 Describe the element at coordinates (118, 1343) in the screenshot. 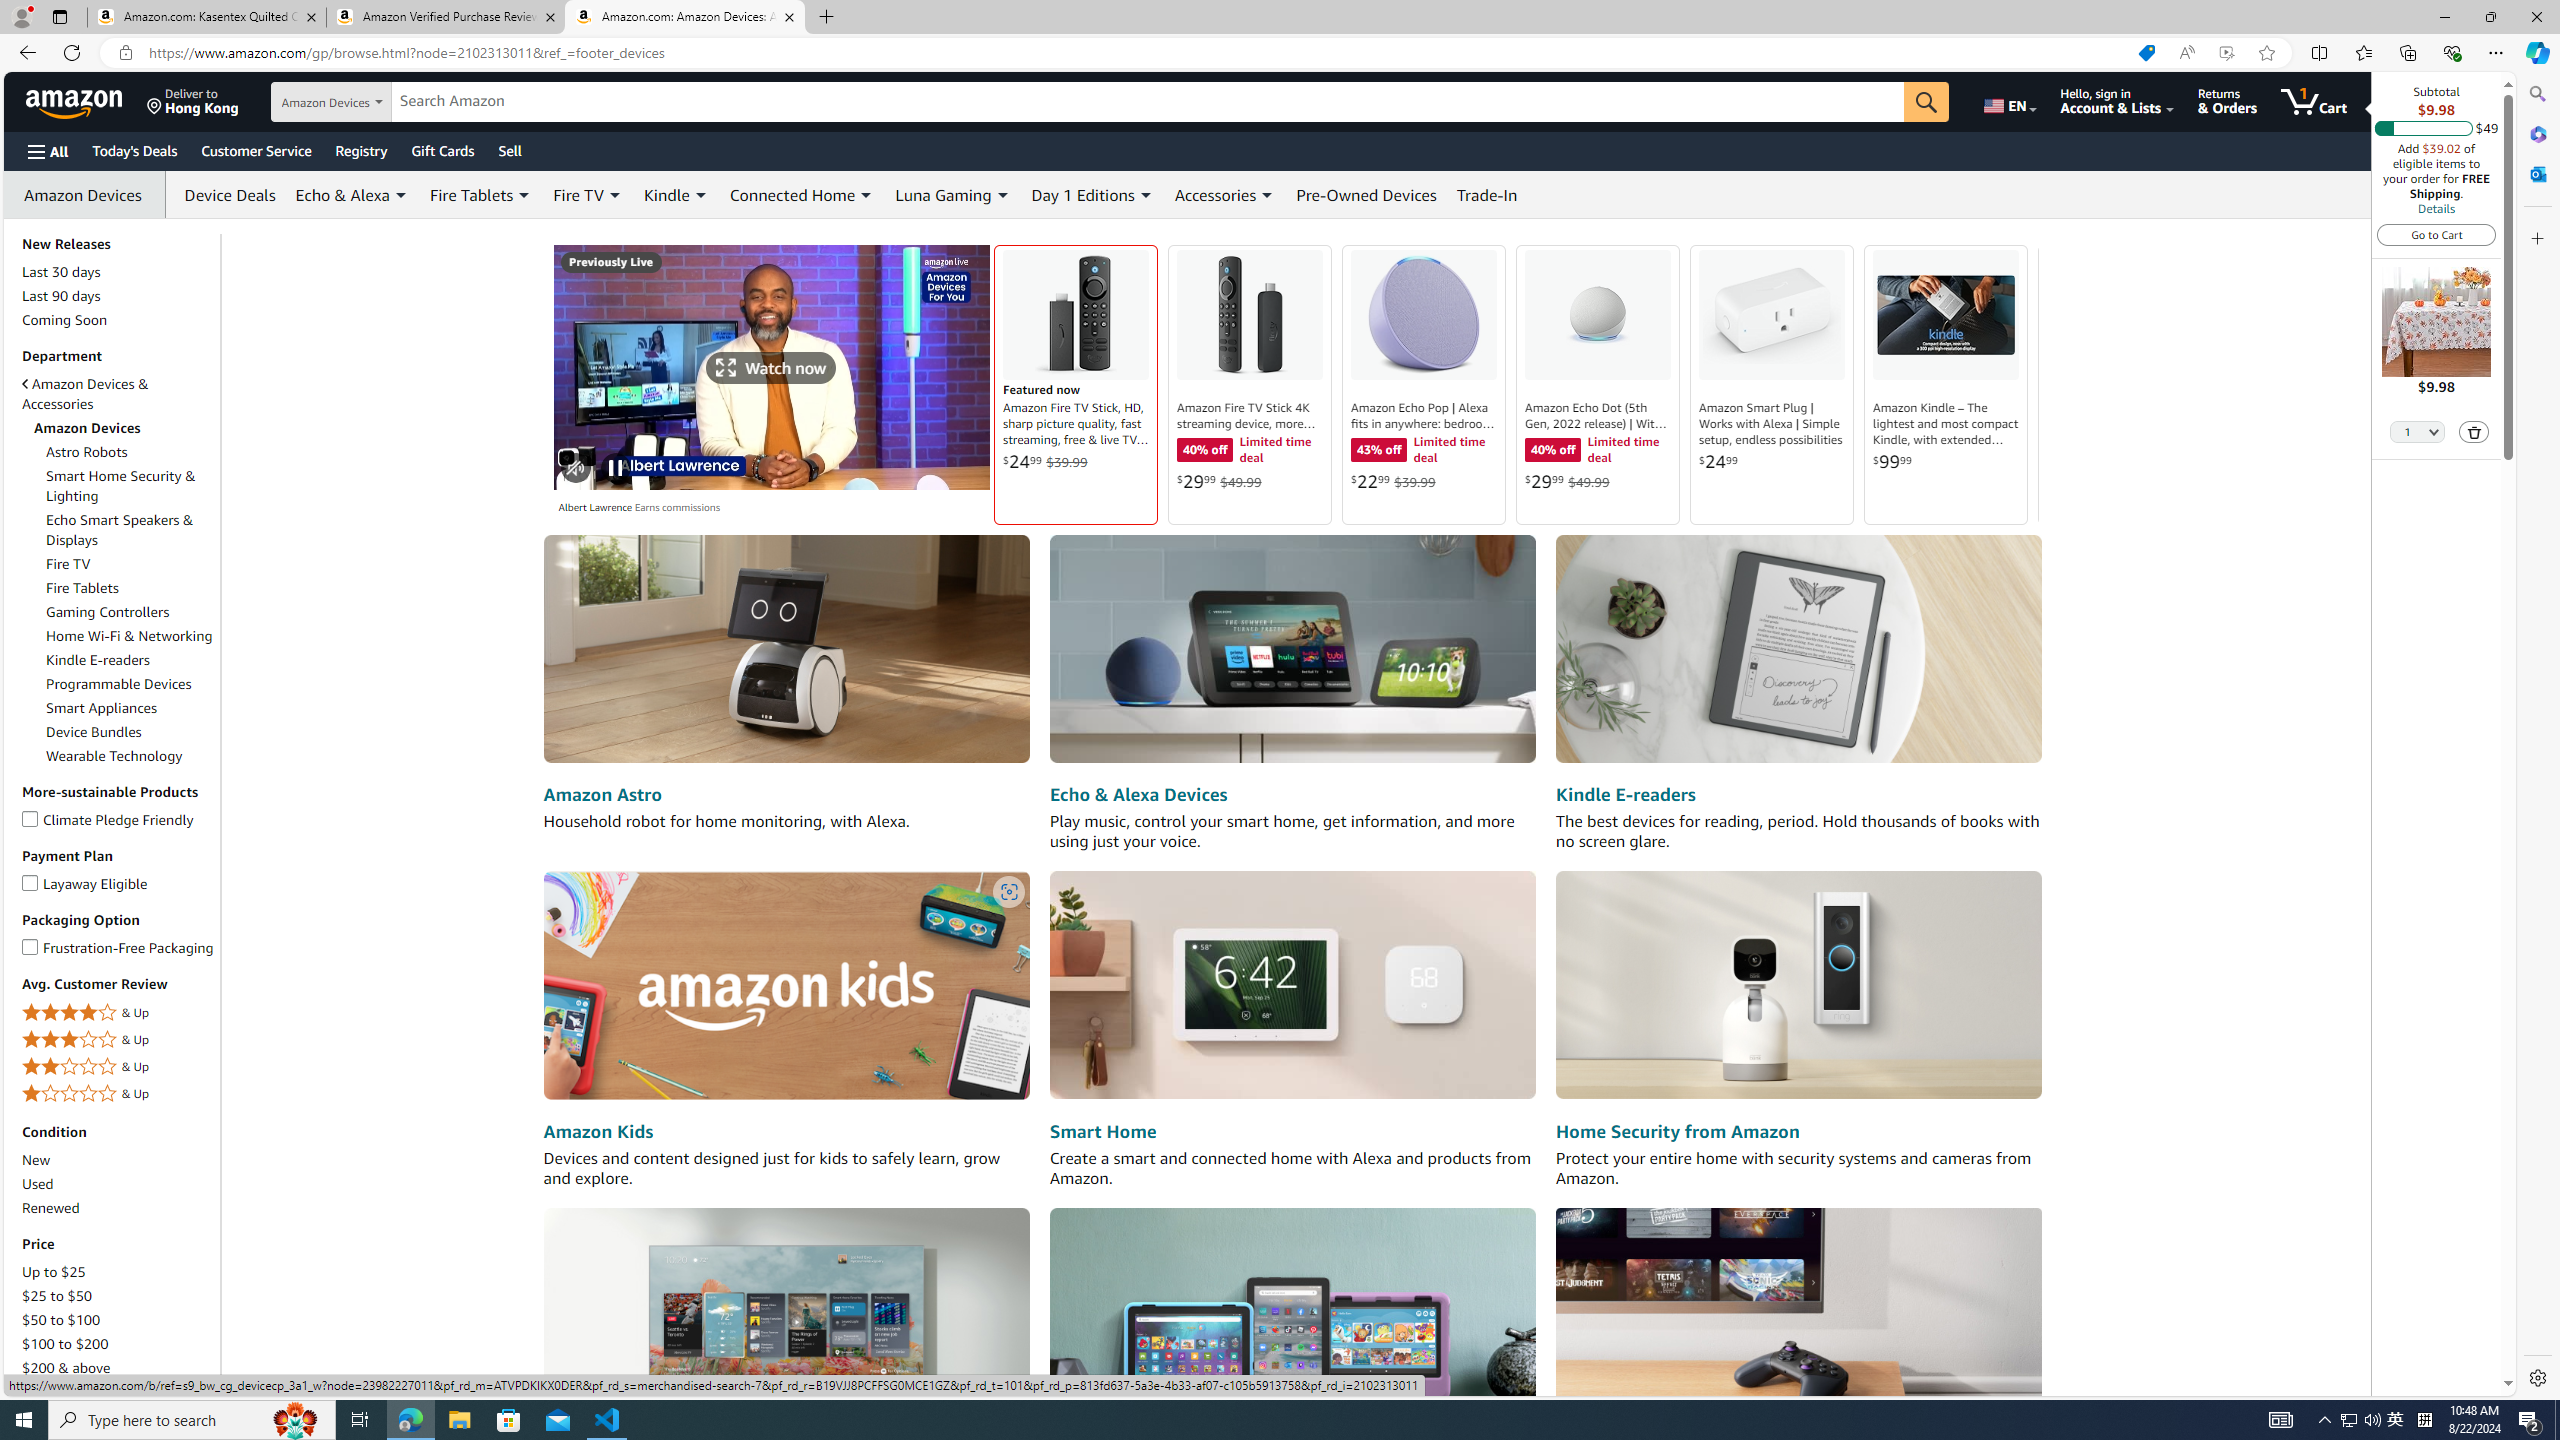

I see `'$100 to $200'` at that location.